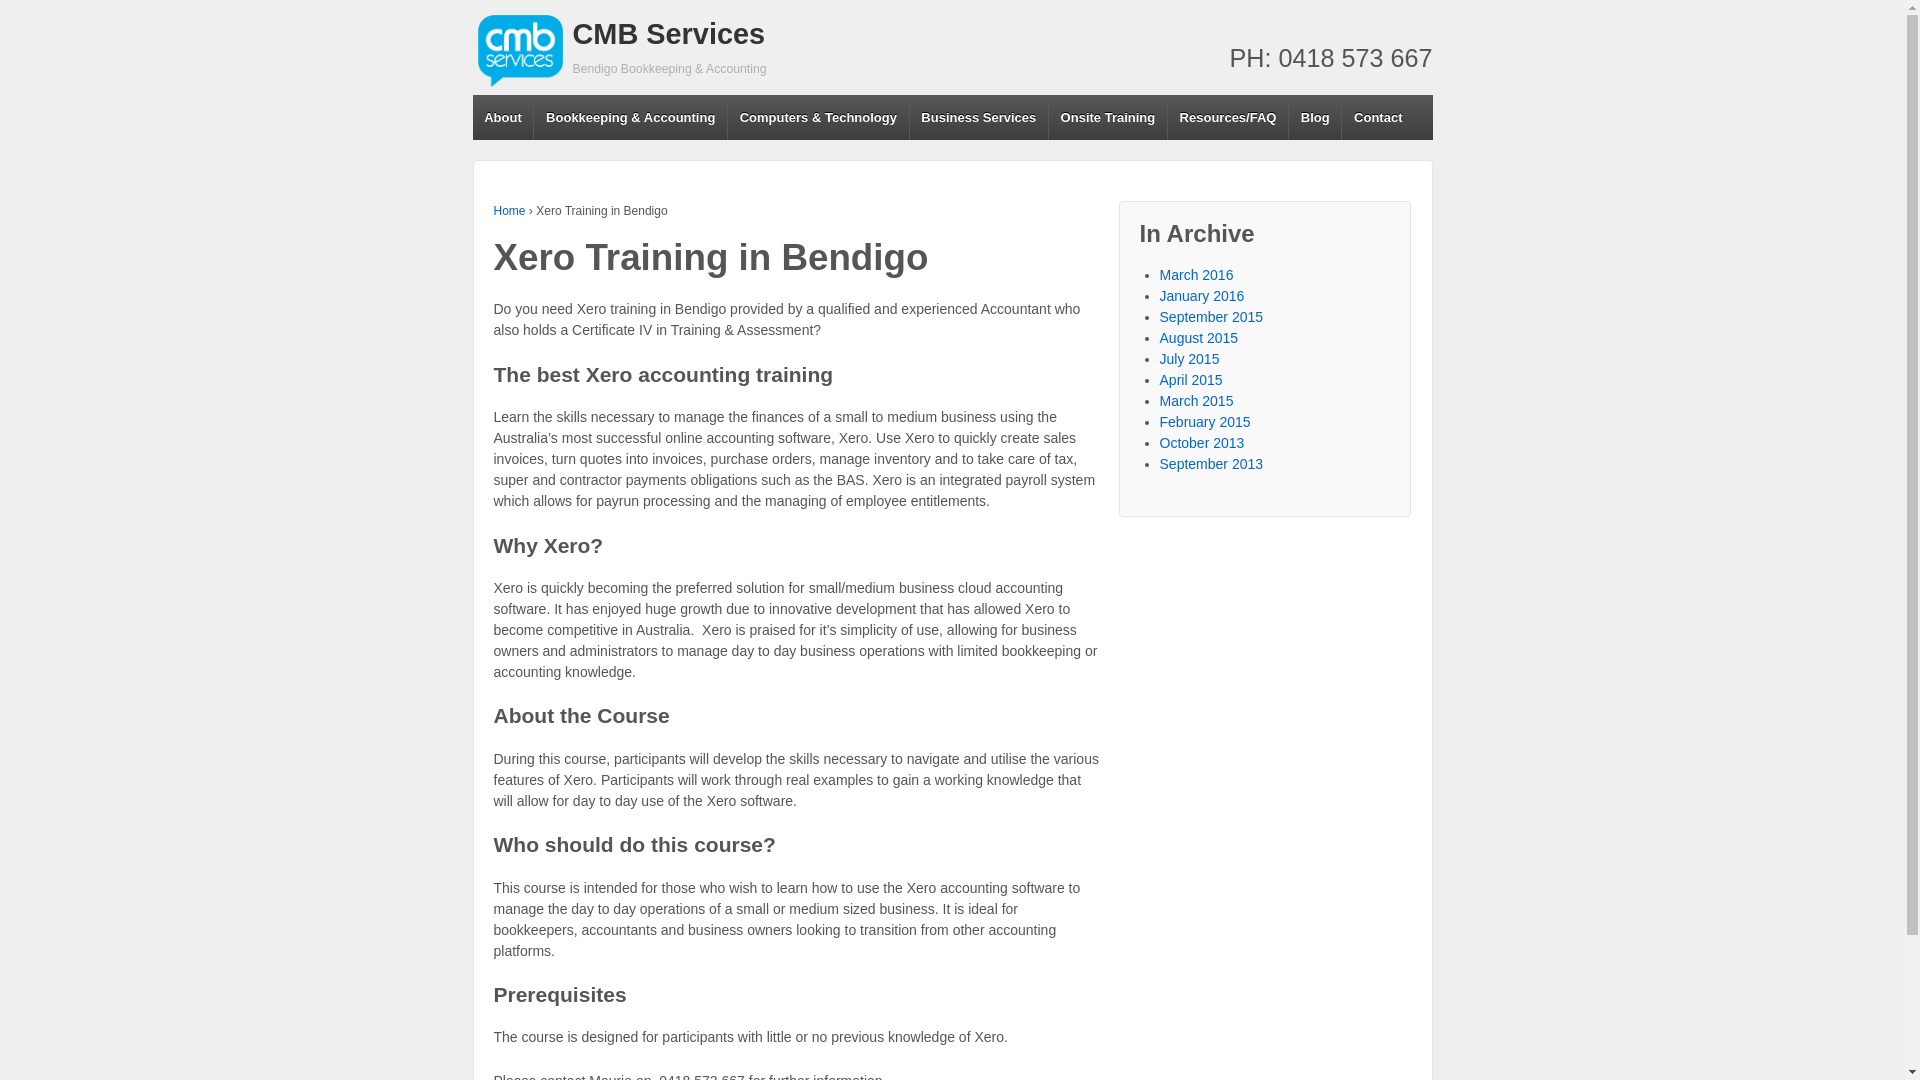 This screenshot has width=1920, height=1080. I want to click on 'October 2013', so click(1201, 442).